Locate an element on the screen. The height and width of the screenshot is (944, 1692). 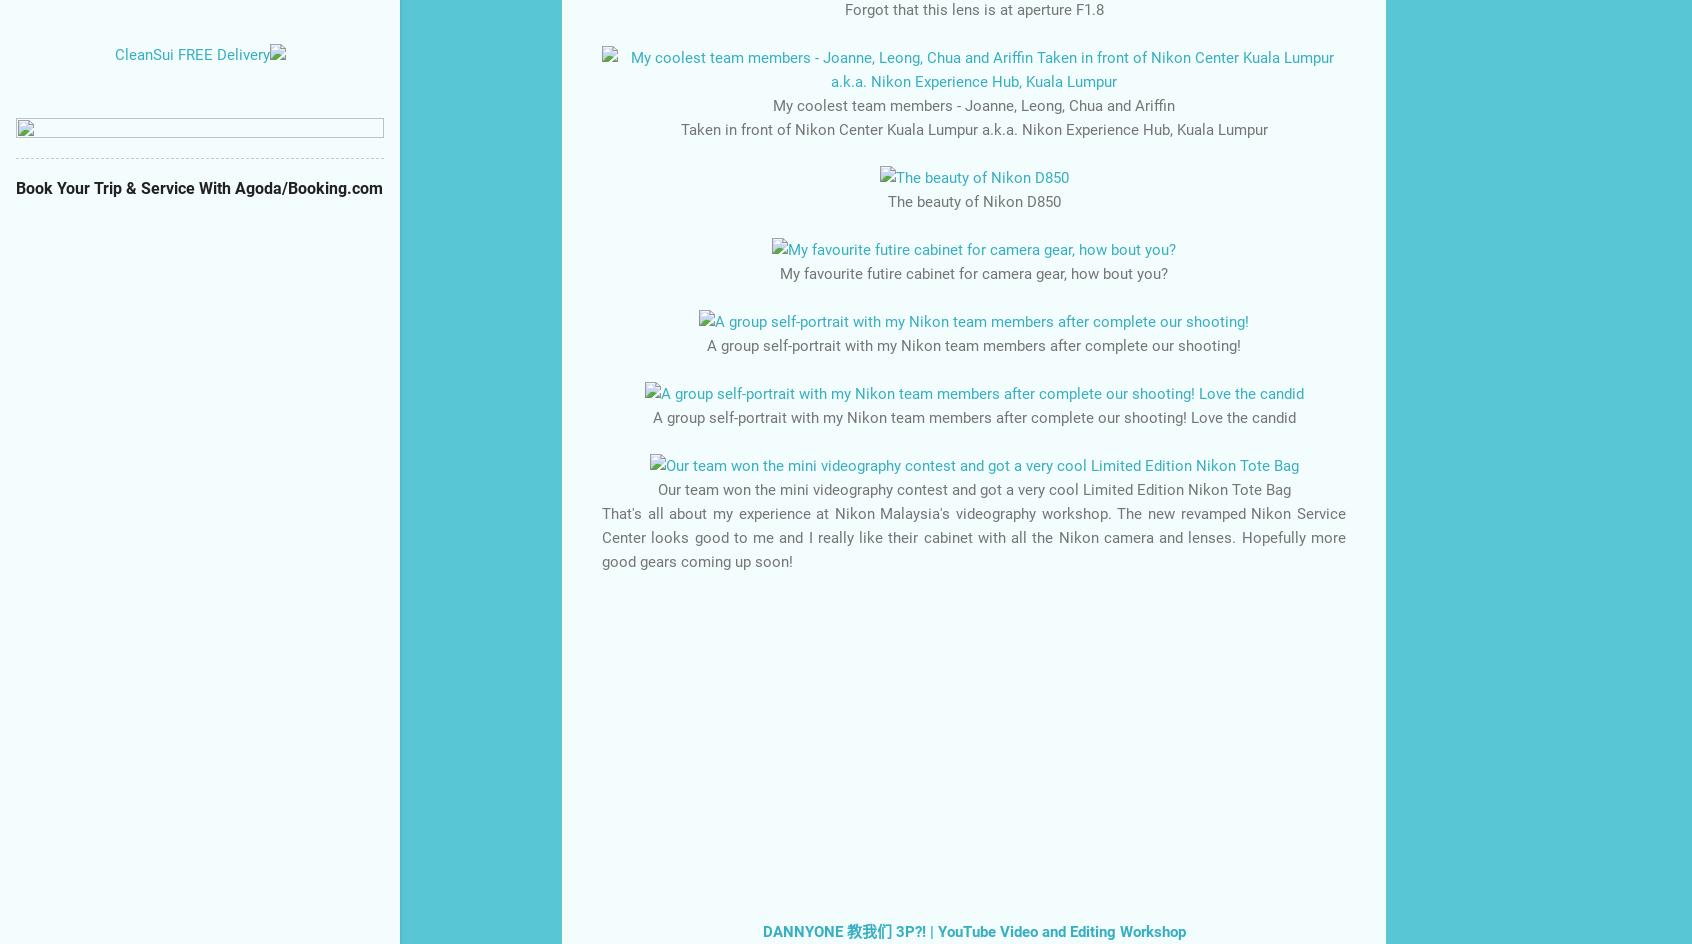
'Forgot that this lens is at aperture F1.8' is located at coordinates (843, 8).